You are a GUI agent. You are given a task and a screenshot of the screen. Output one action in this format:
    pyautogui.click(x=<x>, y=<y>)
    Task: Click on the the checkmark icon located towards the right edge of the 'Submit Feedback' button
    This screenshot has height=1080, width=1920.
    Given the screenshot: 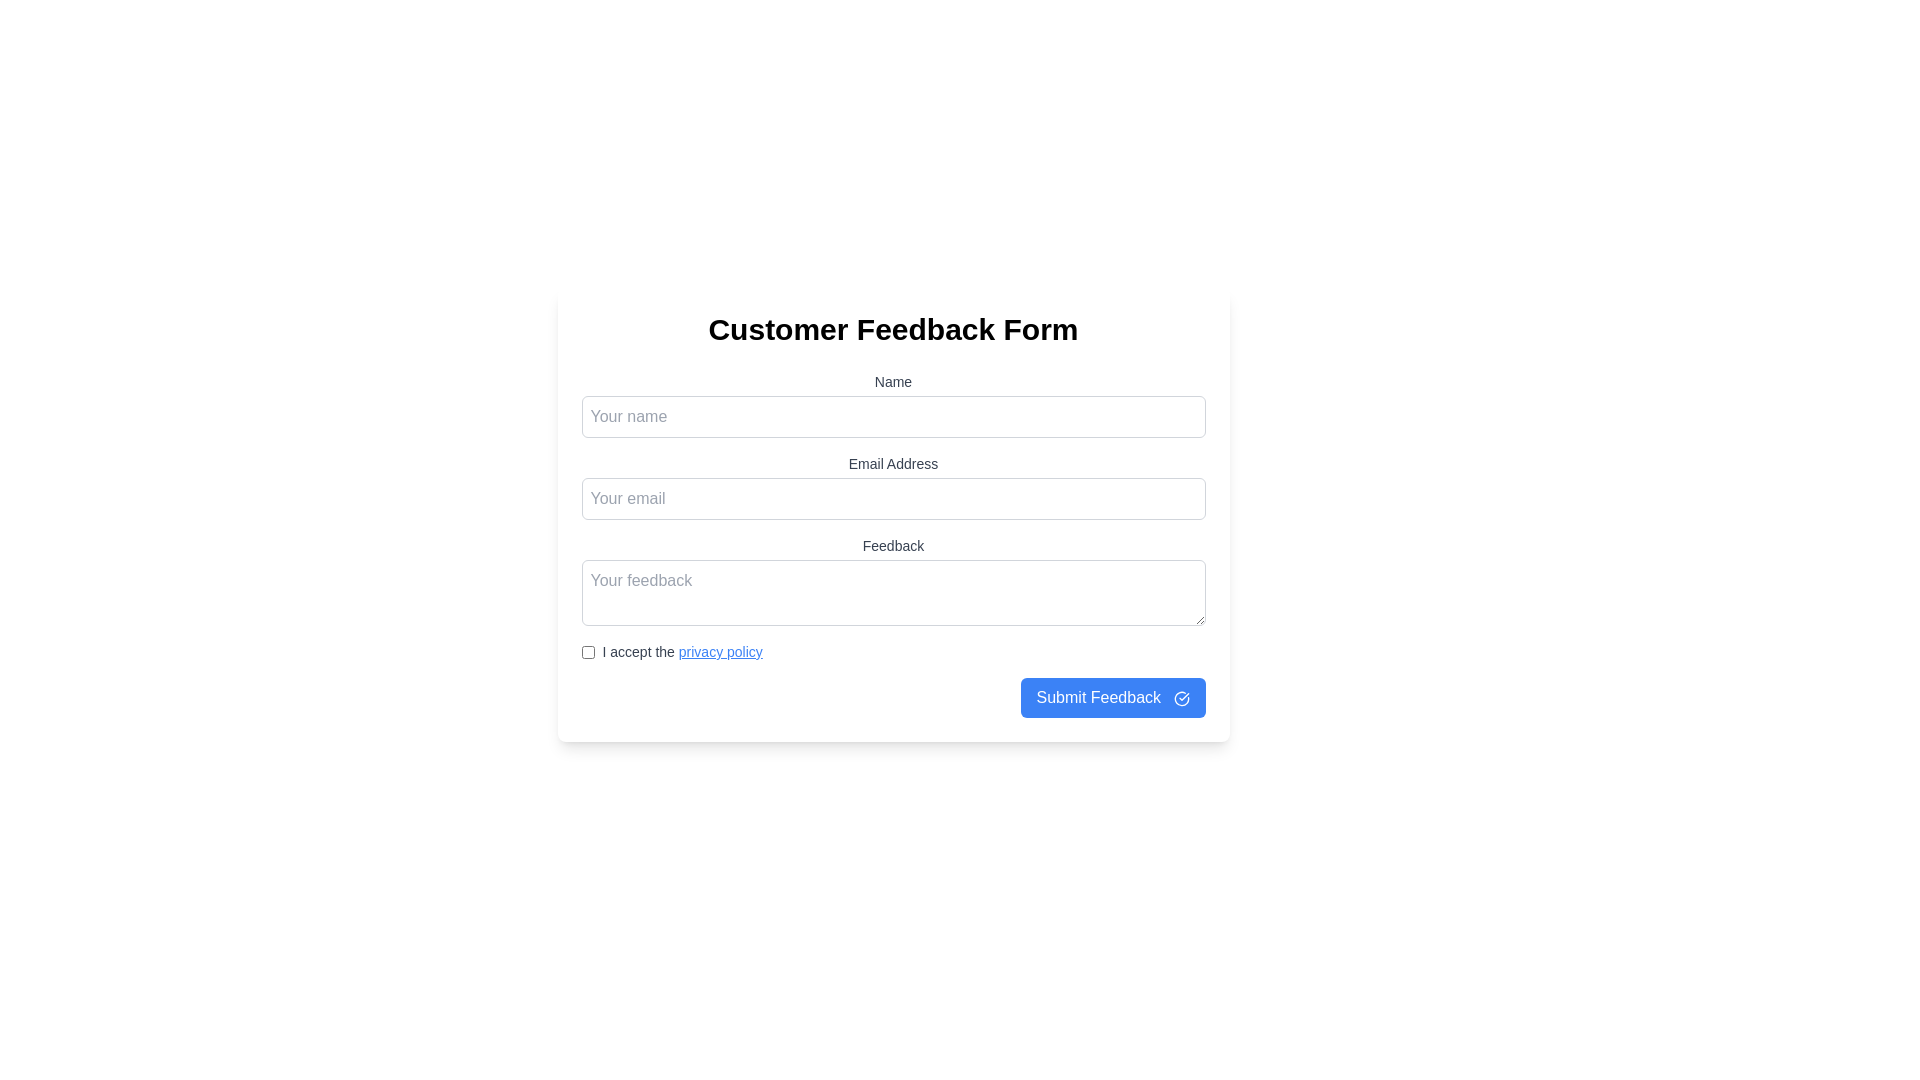 What is the action you would take?
    pyautogui.click(x=1181, y=697)
    